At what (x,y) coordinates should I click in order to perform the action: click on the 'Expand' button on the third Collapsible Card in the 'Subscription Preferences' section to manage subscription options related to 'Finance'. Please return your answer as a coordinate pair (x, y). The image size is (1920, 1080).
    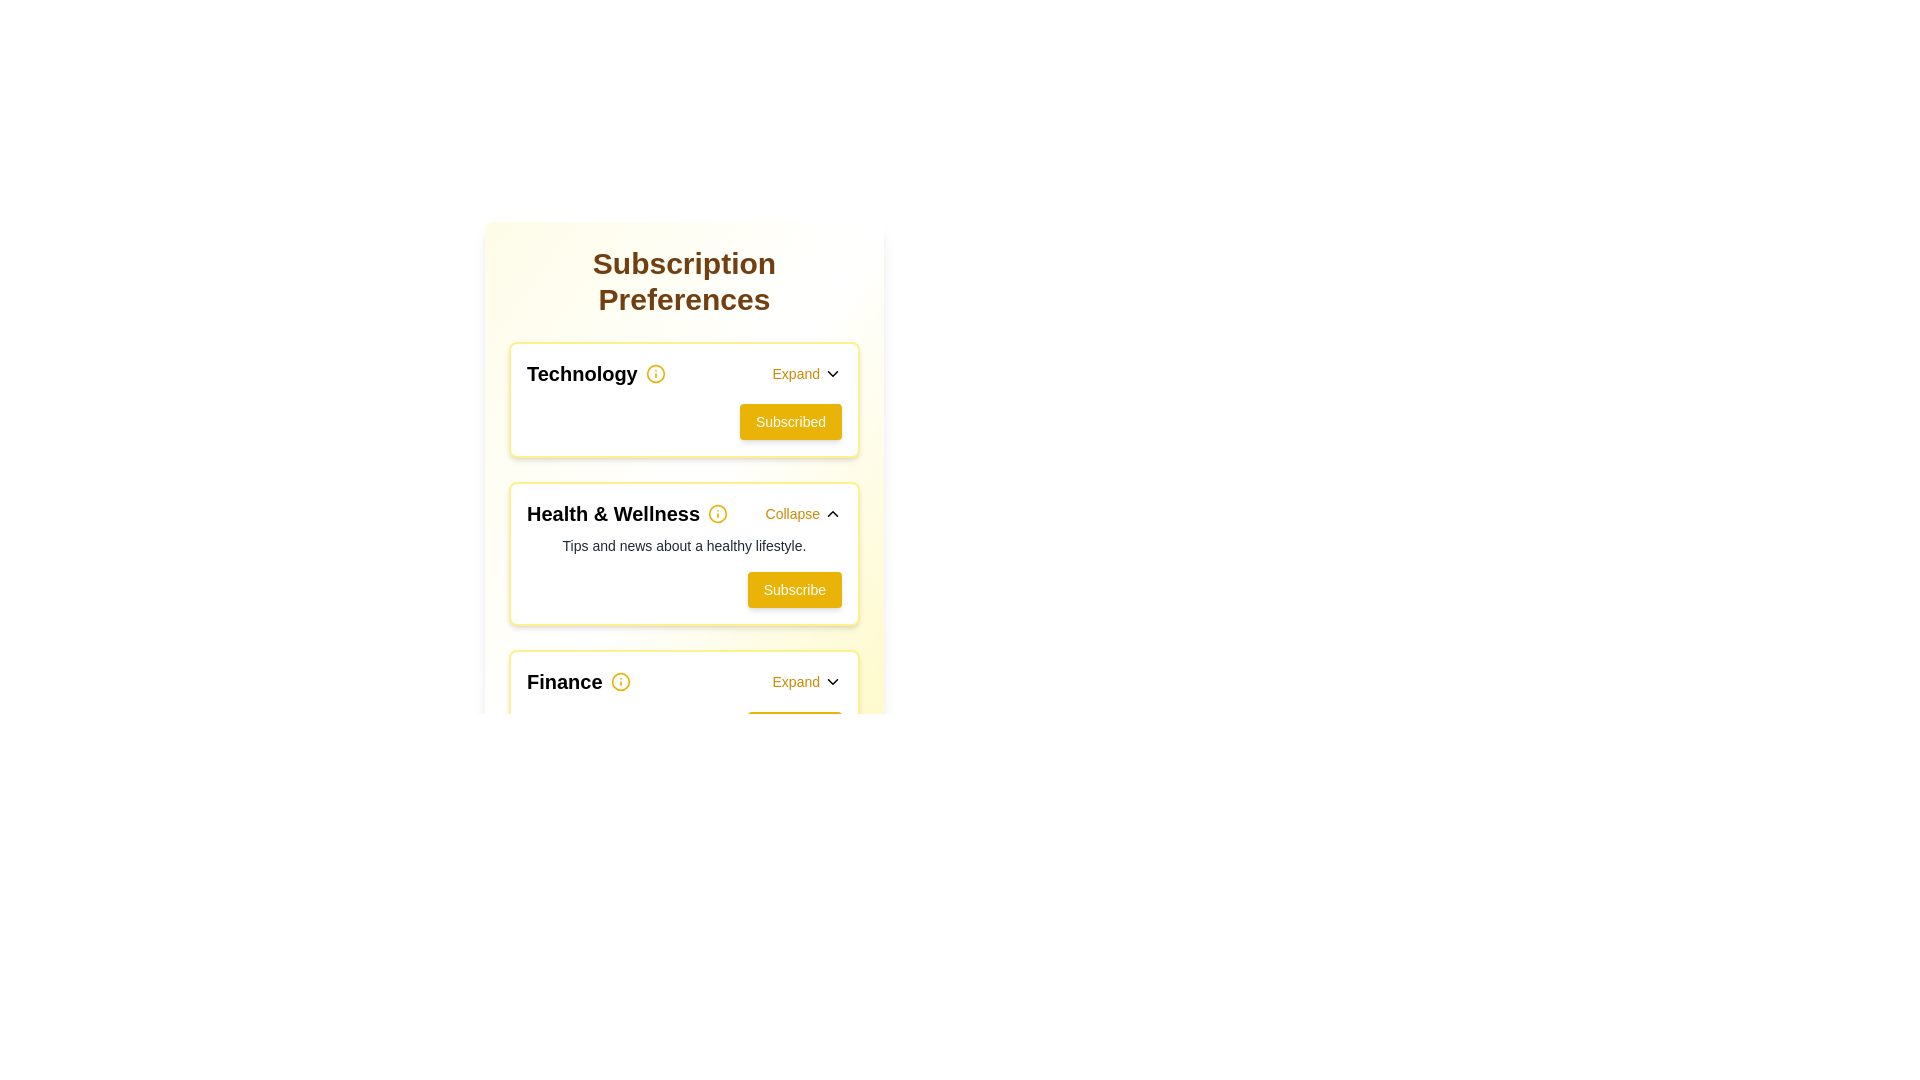
    Looking at the image, I should click on (684, 707).